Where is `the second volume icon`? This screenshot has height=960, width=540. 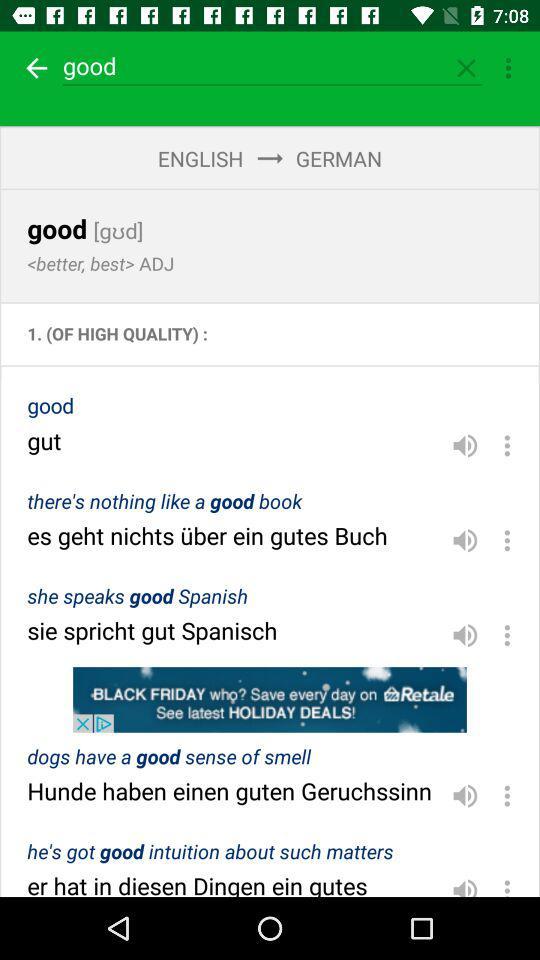
the second volume icon is located at coordinates (464, 539).